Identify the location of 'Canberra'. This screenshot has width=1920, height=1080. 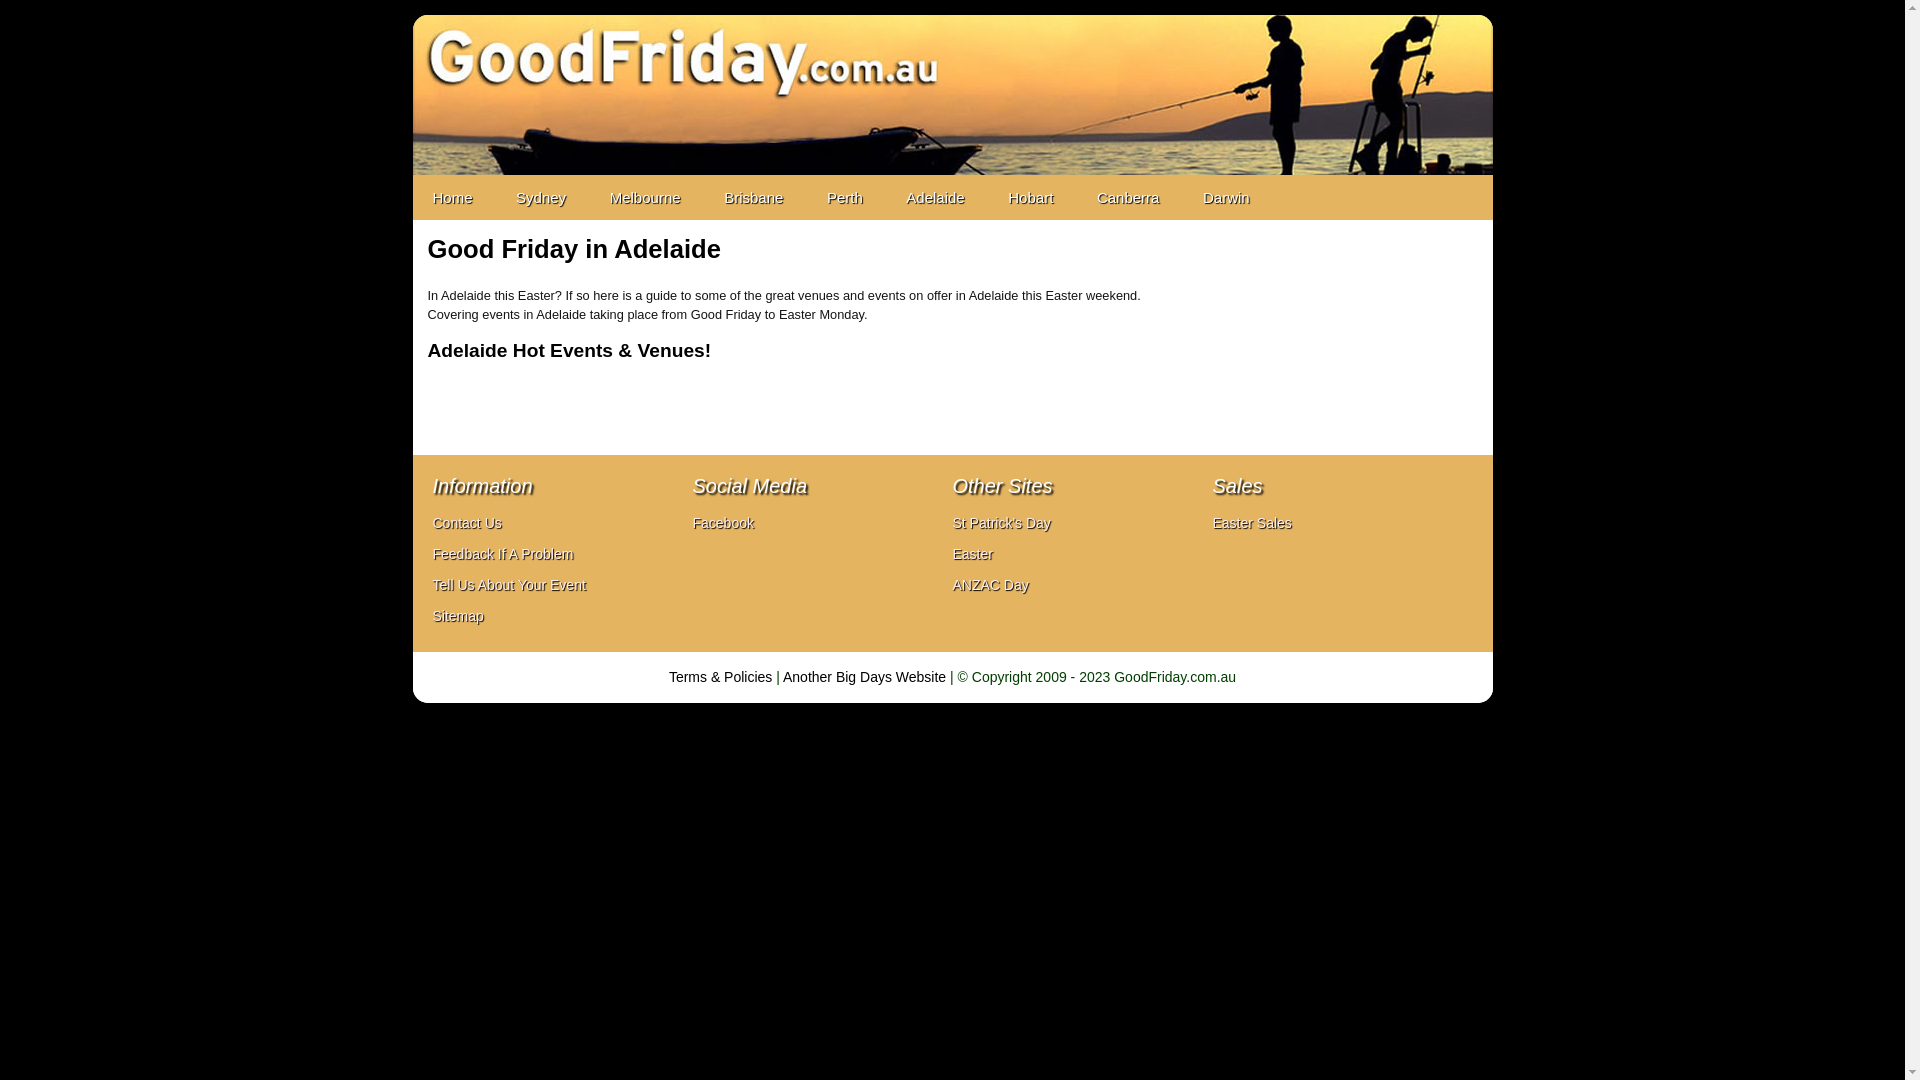
(1075, 197).